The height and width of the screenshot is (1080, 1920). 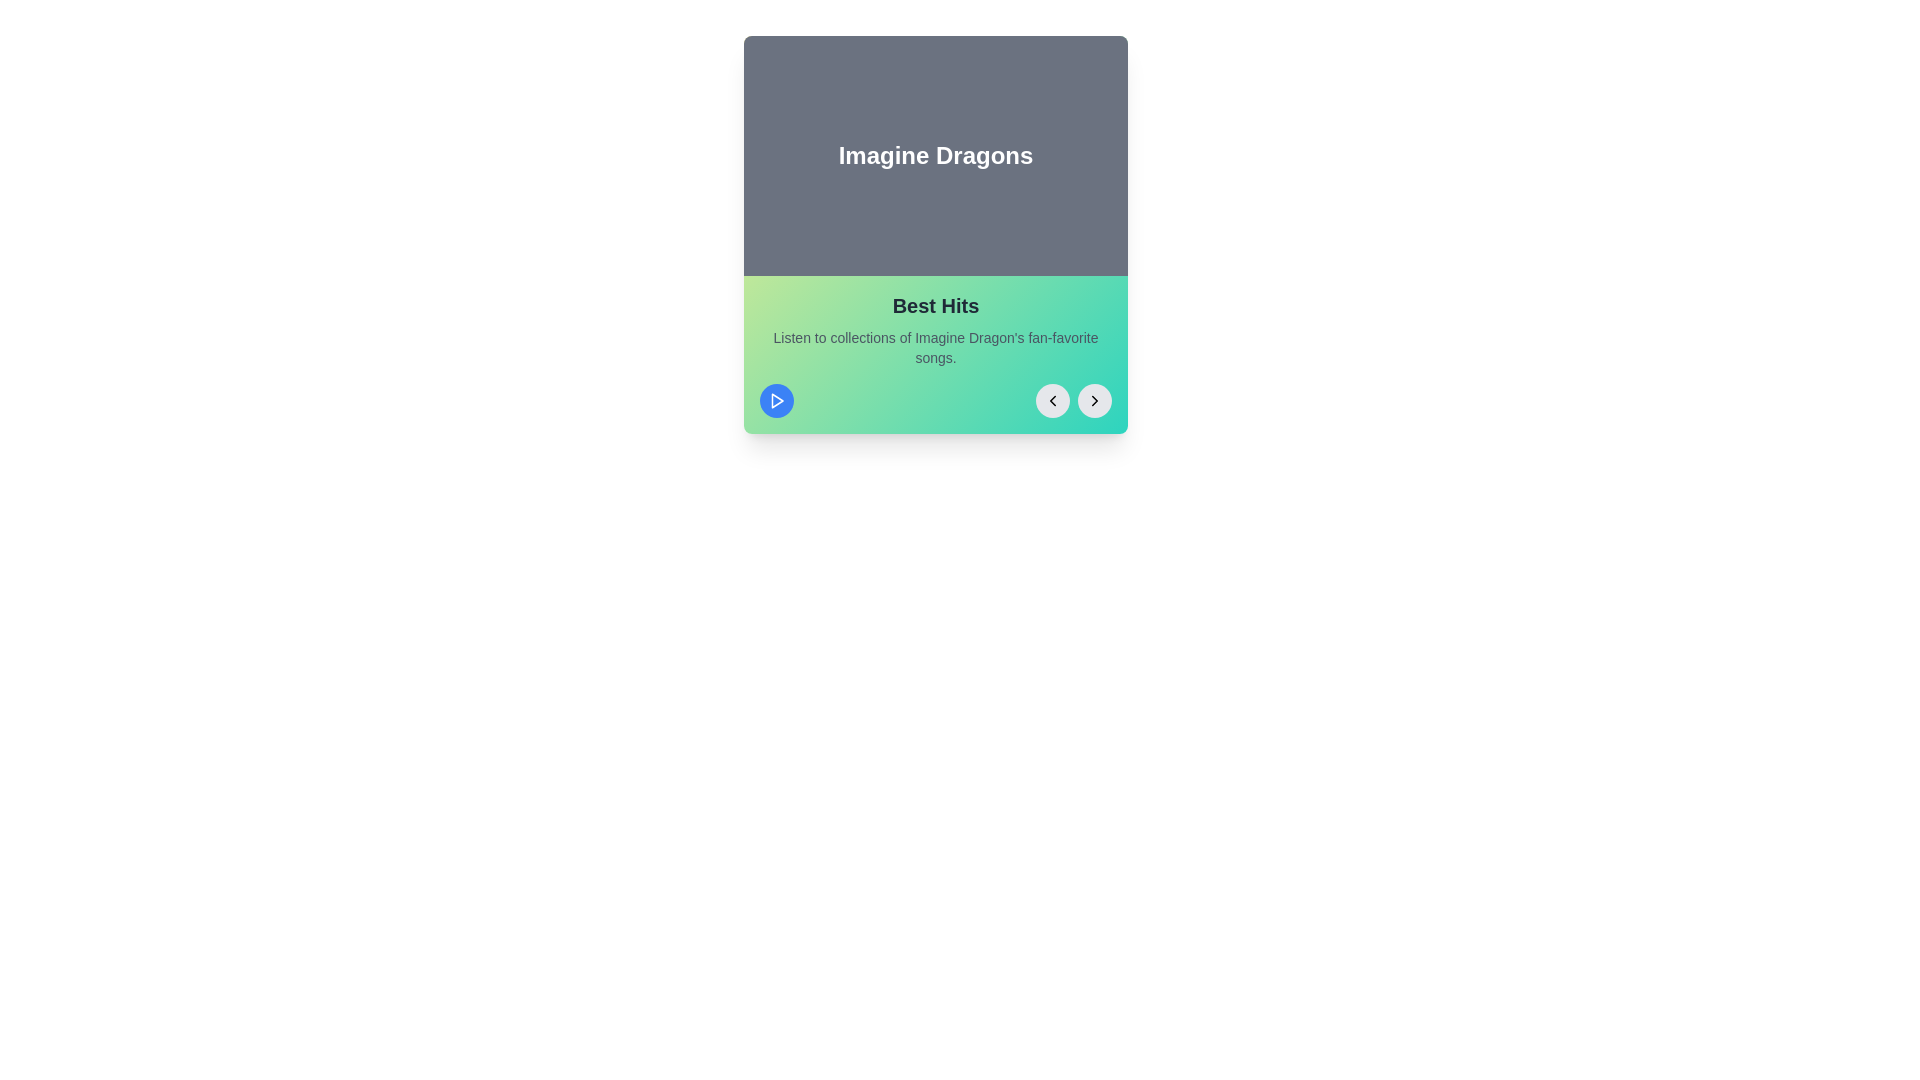 I want to click on the text label displaying the message 'Listen to collections of Imagine Dragon's fan-favorite songs.', which is positioned below the 'Best Hits' heading and above navigation buttons, centrally aligned within a green-to-blue gradient background, so click(x=935, y=346).